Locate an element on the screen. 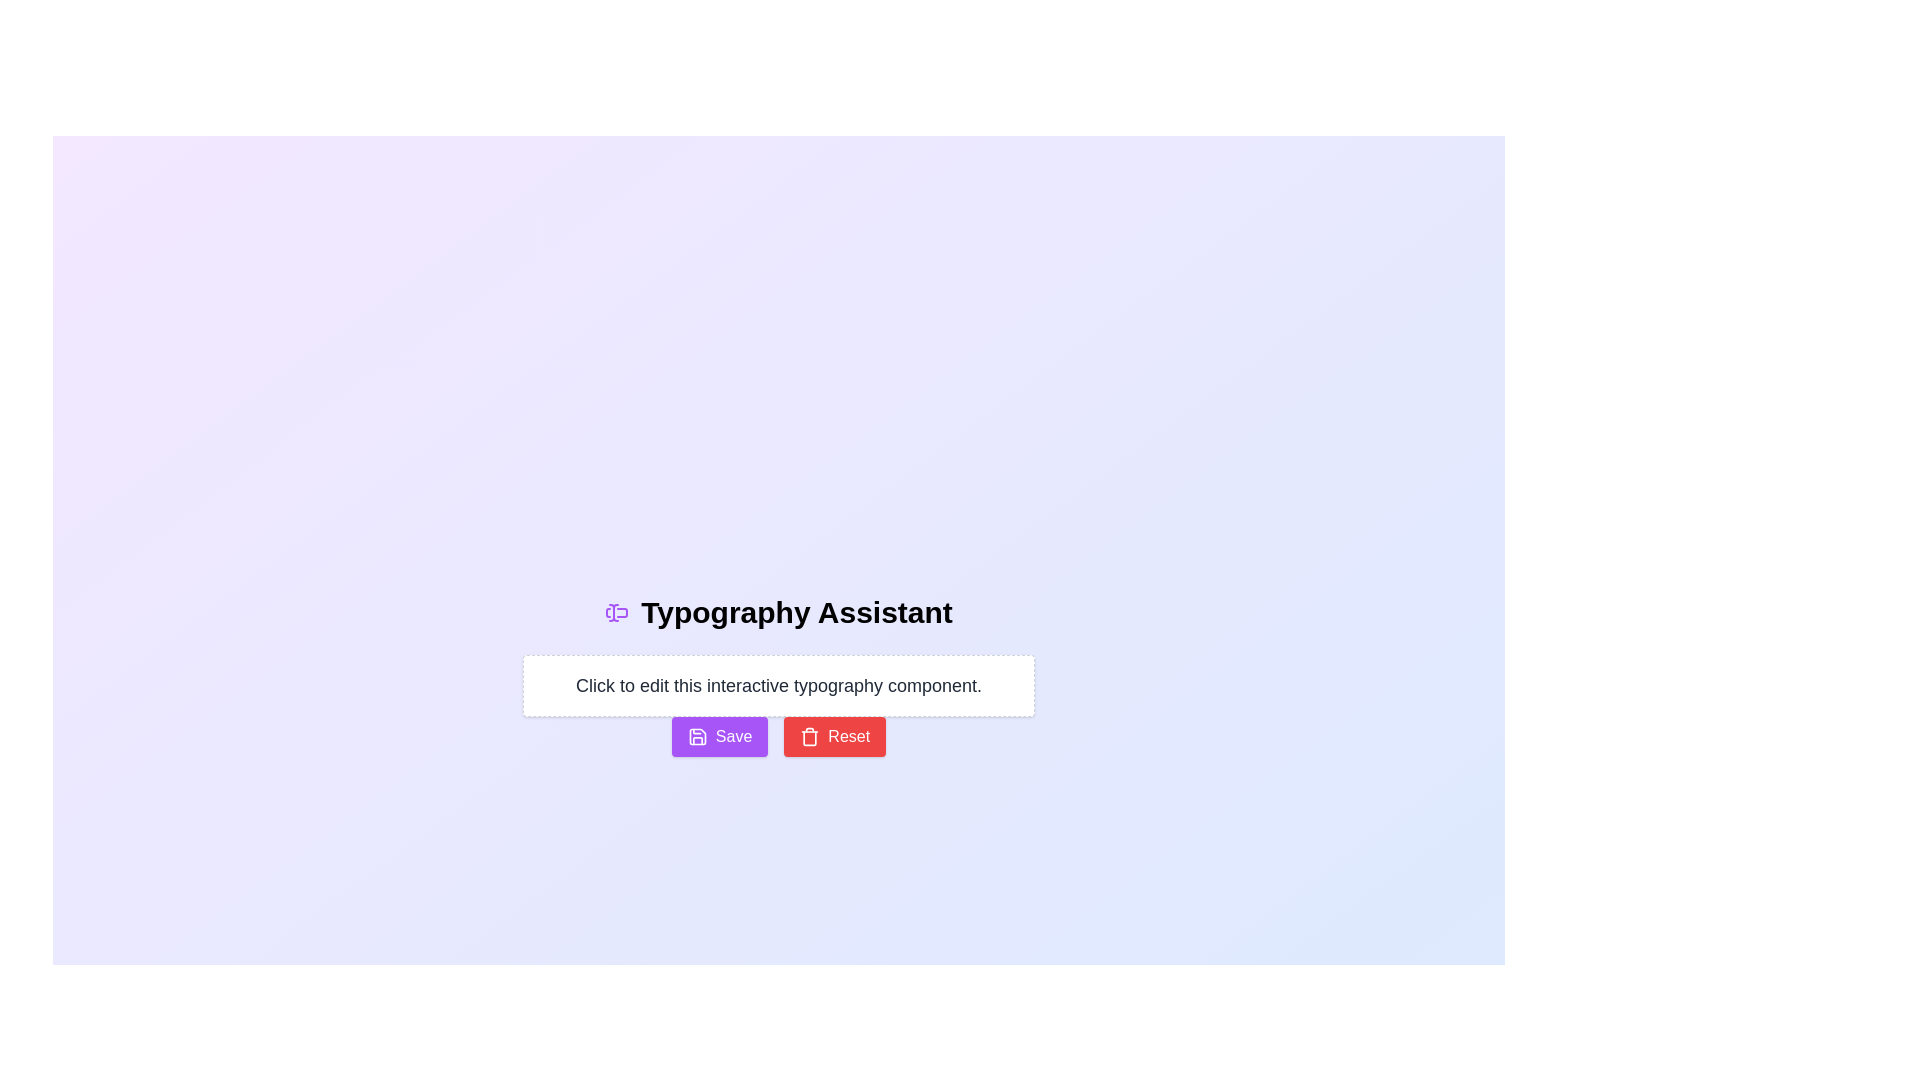  the red 'Reset' button with white text and a trash bin icon to reset the form is located at coordinates (835, 736).